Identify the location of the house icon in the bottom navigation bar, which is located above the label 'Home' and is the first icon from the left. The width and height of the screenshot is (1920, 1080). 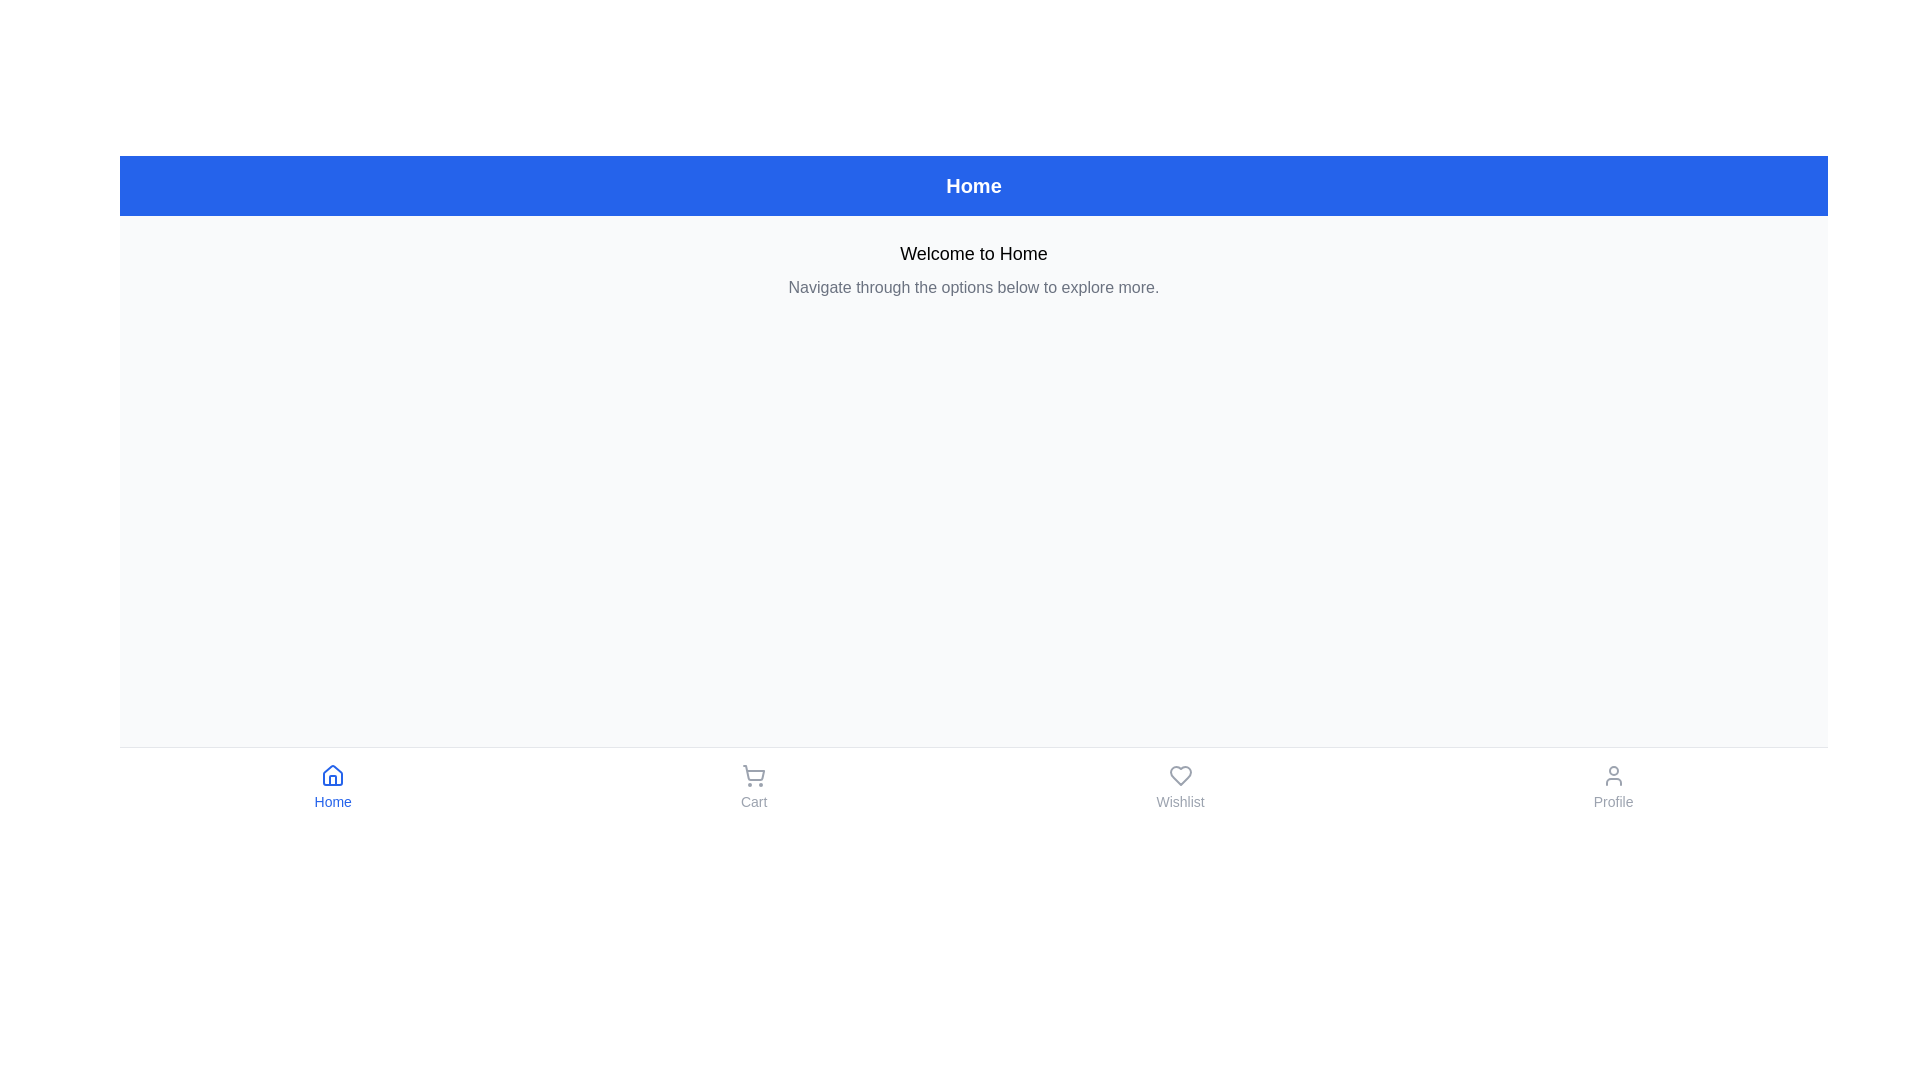
(333, 774).